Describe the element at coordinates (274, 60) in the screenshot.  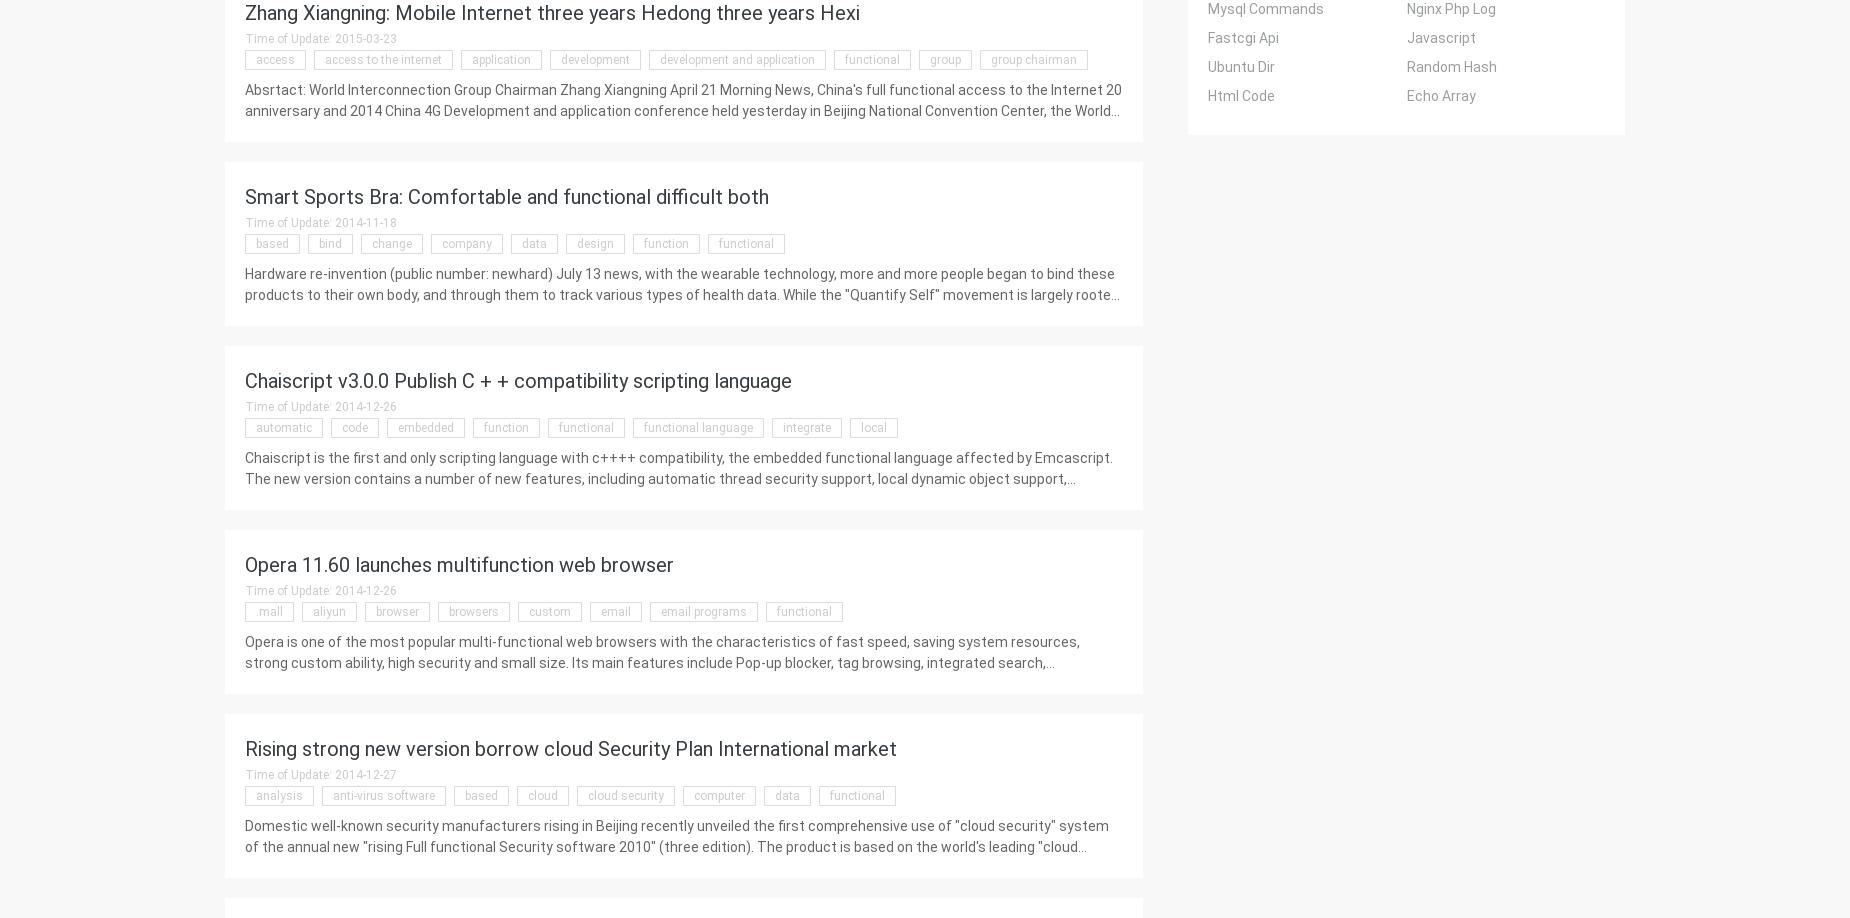
I see `'access'` at that location.